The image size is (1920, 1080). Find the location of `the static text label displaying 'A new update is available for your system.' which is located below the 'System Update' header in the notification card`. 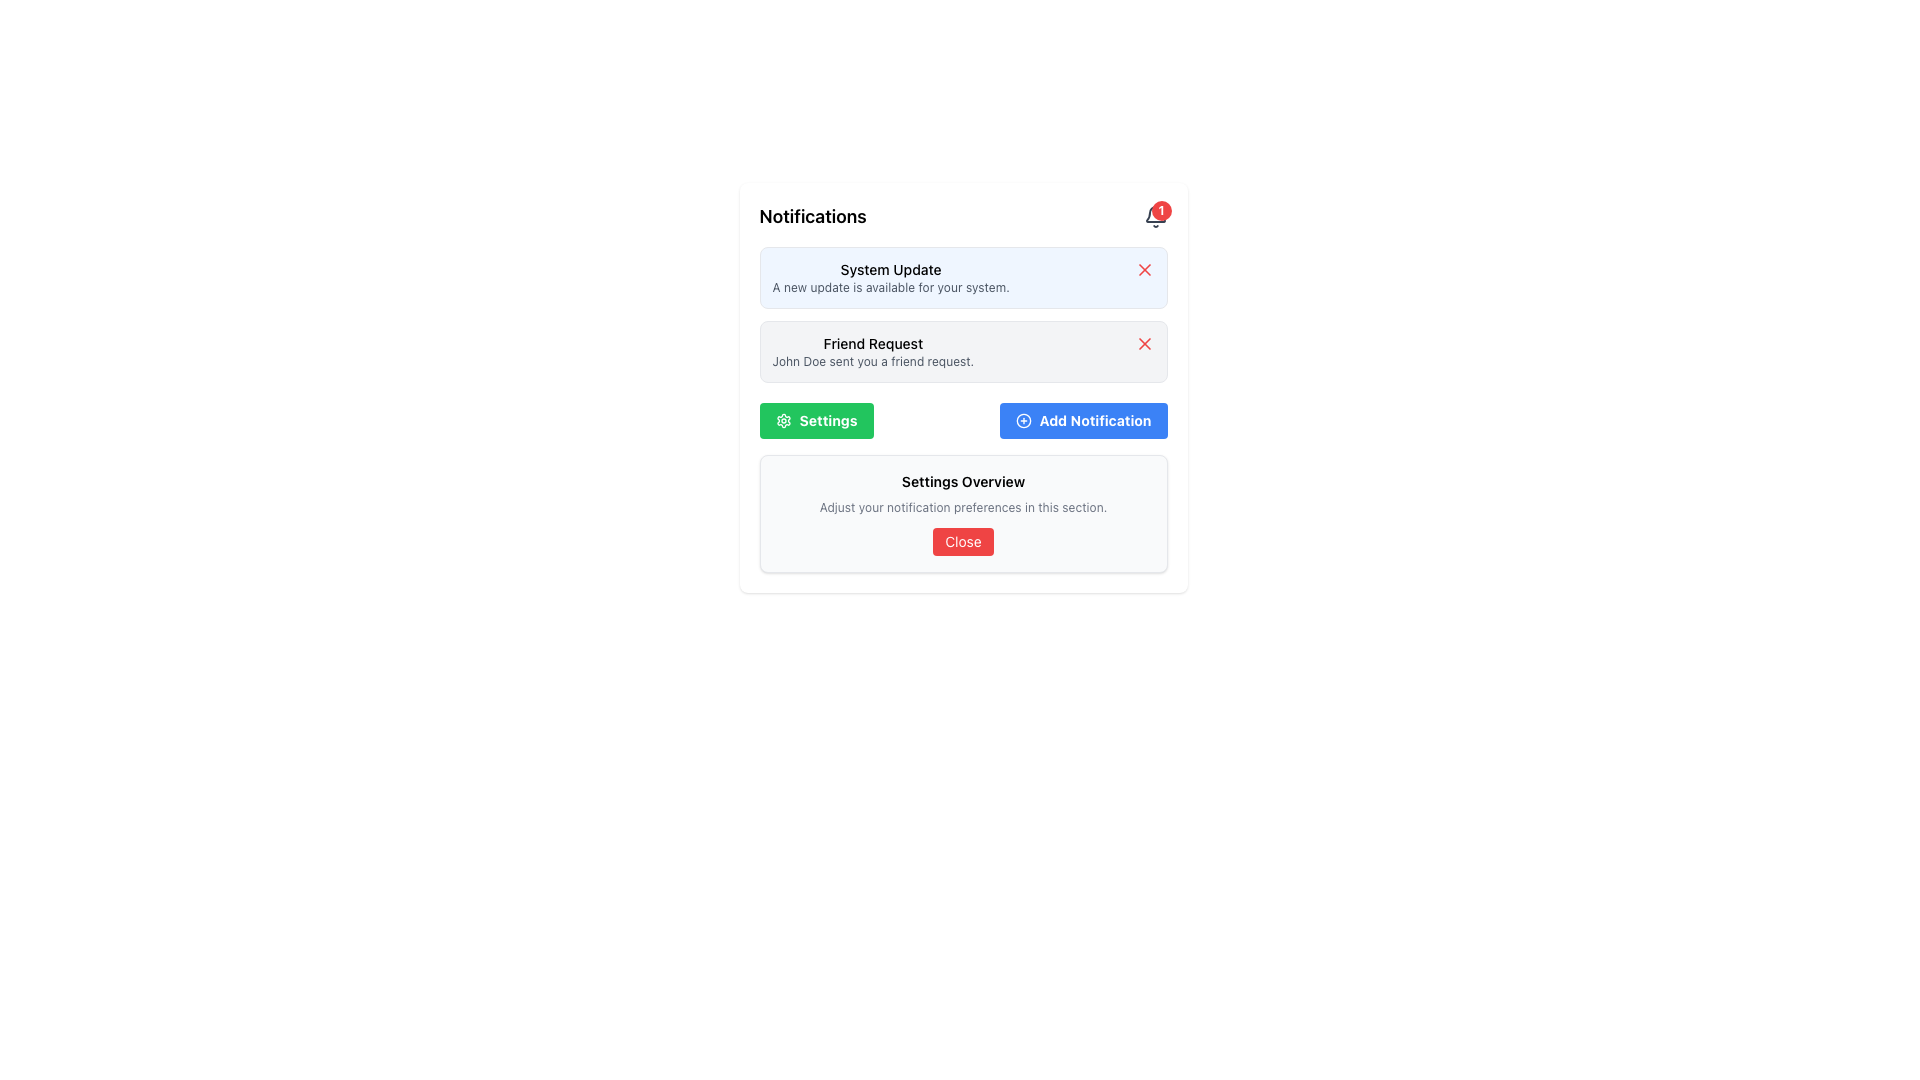

the static text label displaying 'A new update is available for your system.' which is located below the 'System Update' header in the notification card is located at coordinates (890, 288).